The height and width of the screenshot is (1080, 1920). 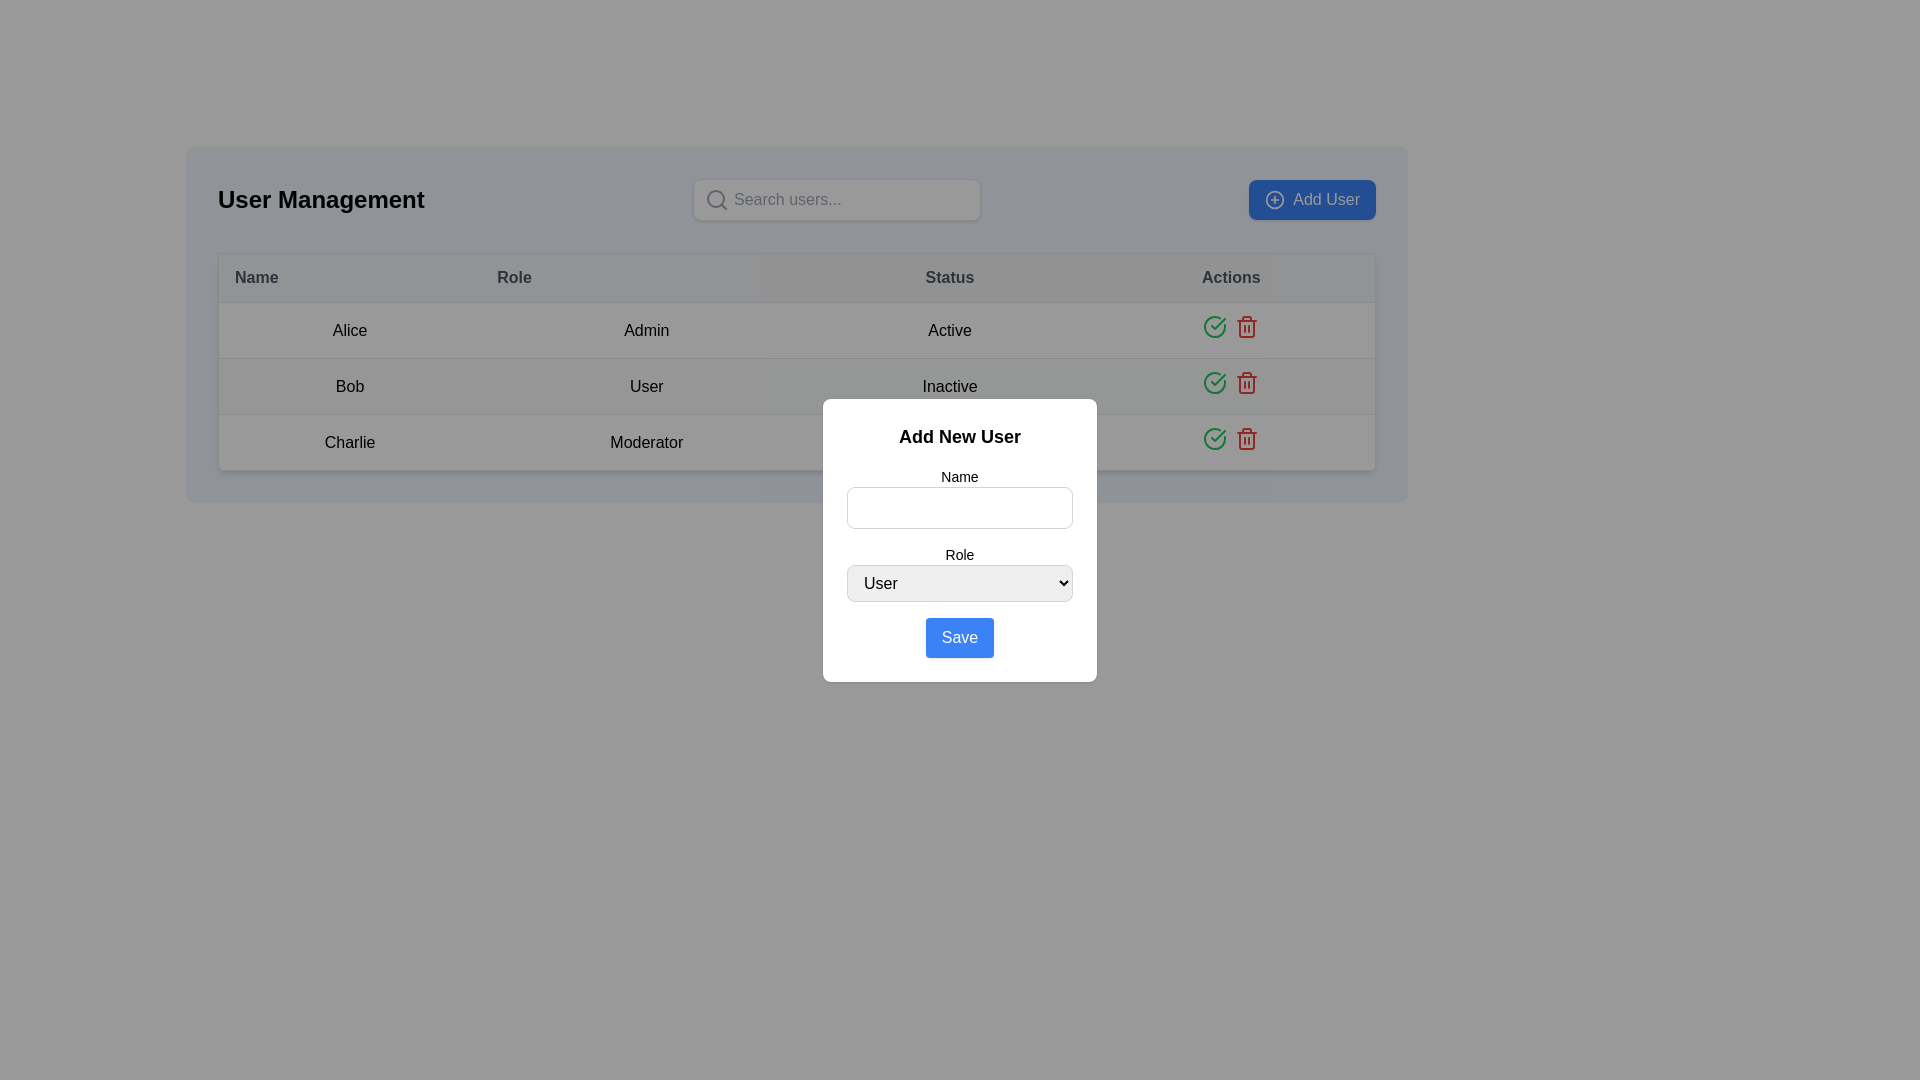 I want to click on the Icon Button in the 'Actions' column corresponding to the user 'Alice', positioned to the left of the red trash icon, so click(x=1214, y=326).